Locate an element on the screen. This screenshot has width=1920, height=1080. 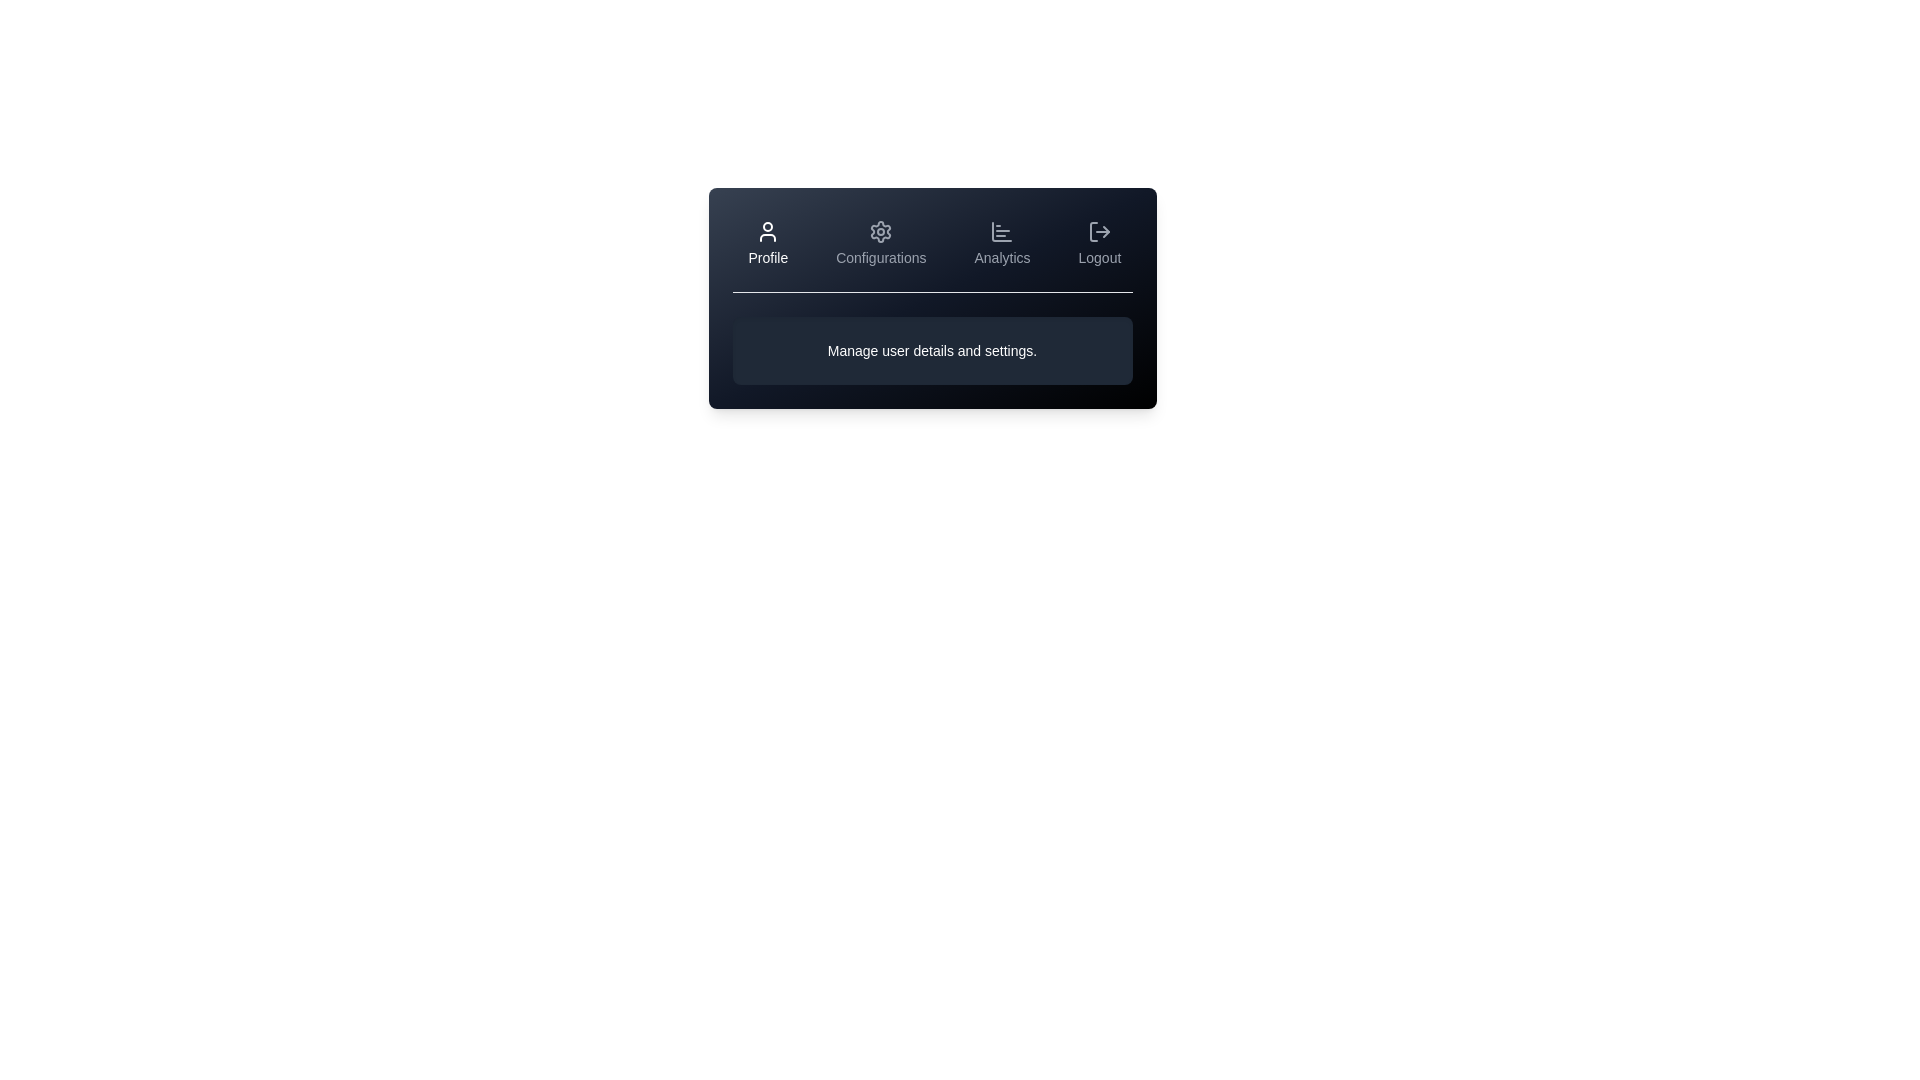
the Profile tab to view its content is located at coordinates (767, 242).